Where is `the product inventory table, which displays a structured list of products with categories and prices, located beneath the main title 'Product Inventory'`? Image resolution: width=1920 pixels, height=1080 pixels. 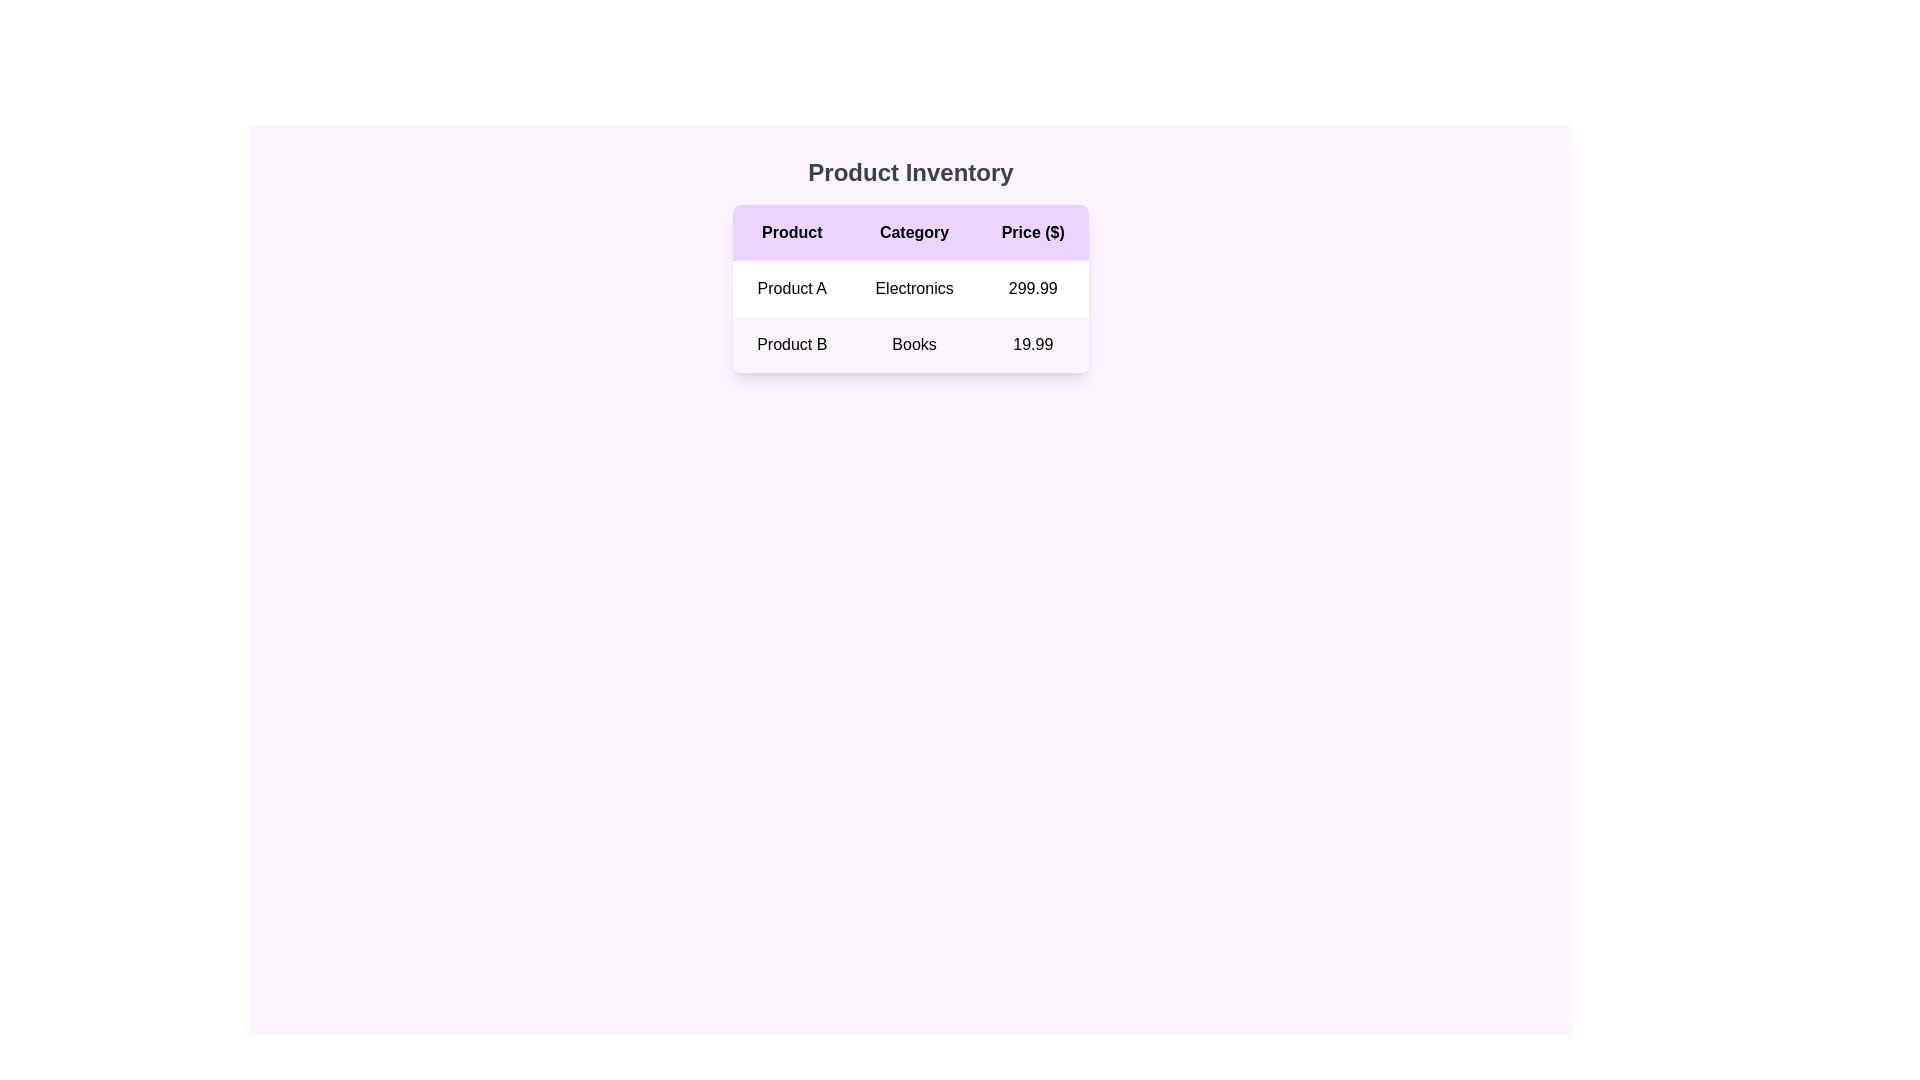 the product inventory table, which displays a structured list of products with categories and prices, located beneath the main title 'Product Inventory' is located at coordinates (910, 289).